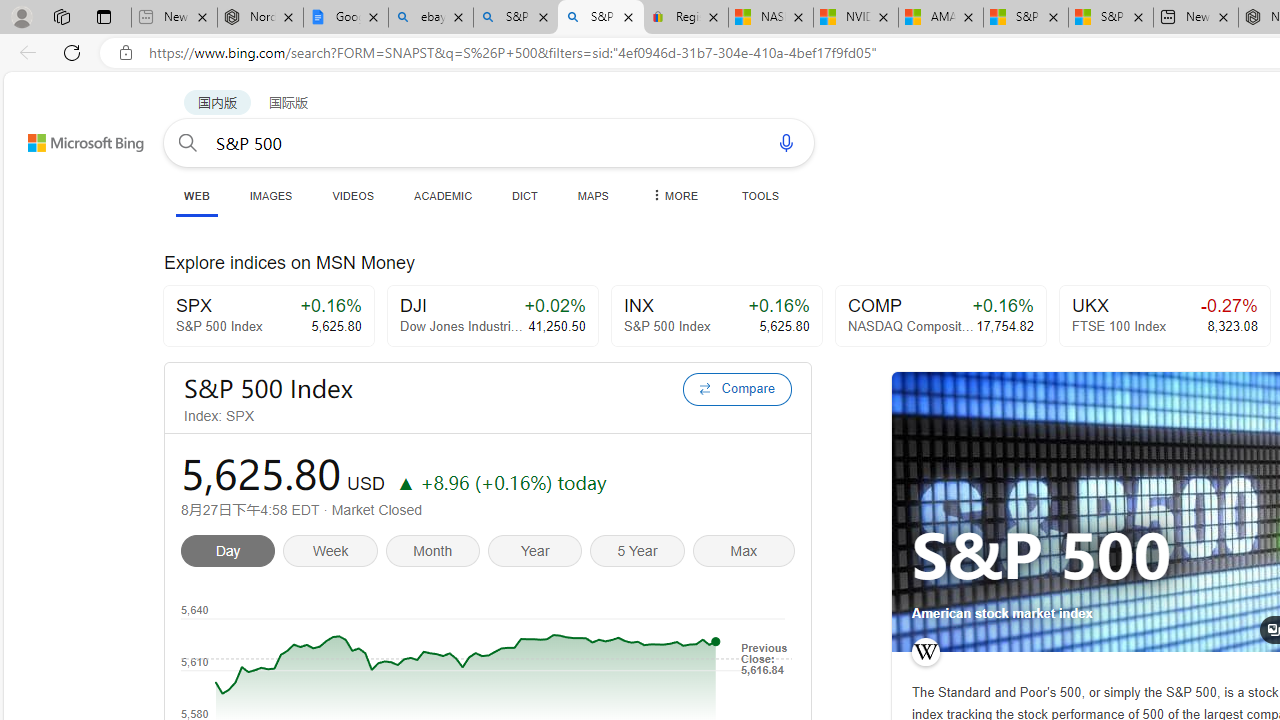 This screenshot has height=720, width=1280. I want to click on 'UKX-0.27%FTSE 100 Index8,323.08', so click(1164, 315).